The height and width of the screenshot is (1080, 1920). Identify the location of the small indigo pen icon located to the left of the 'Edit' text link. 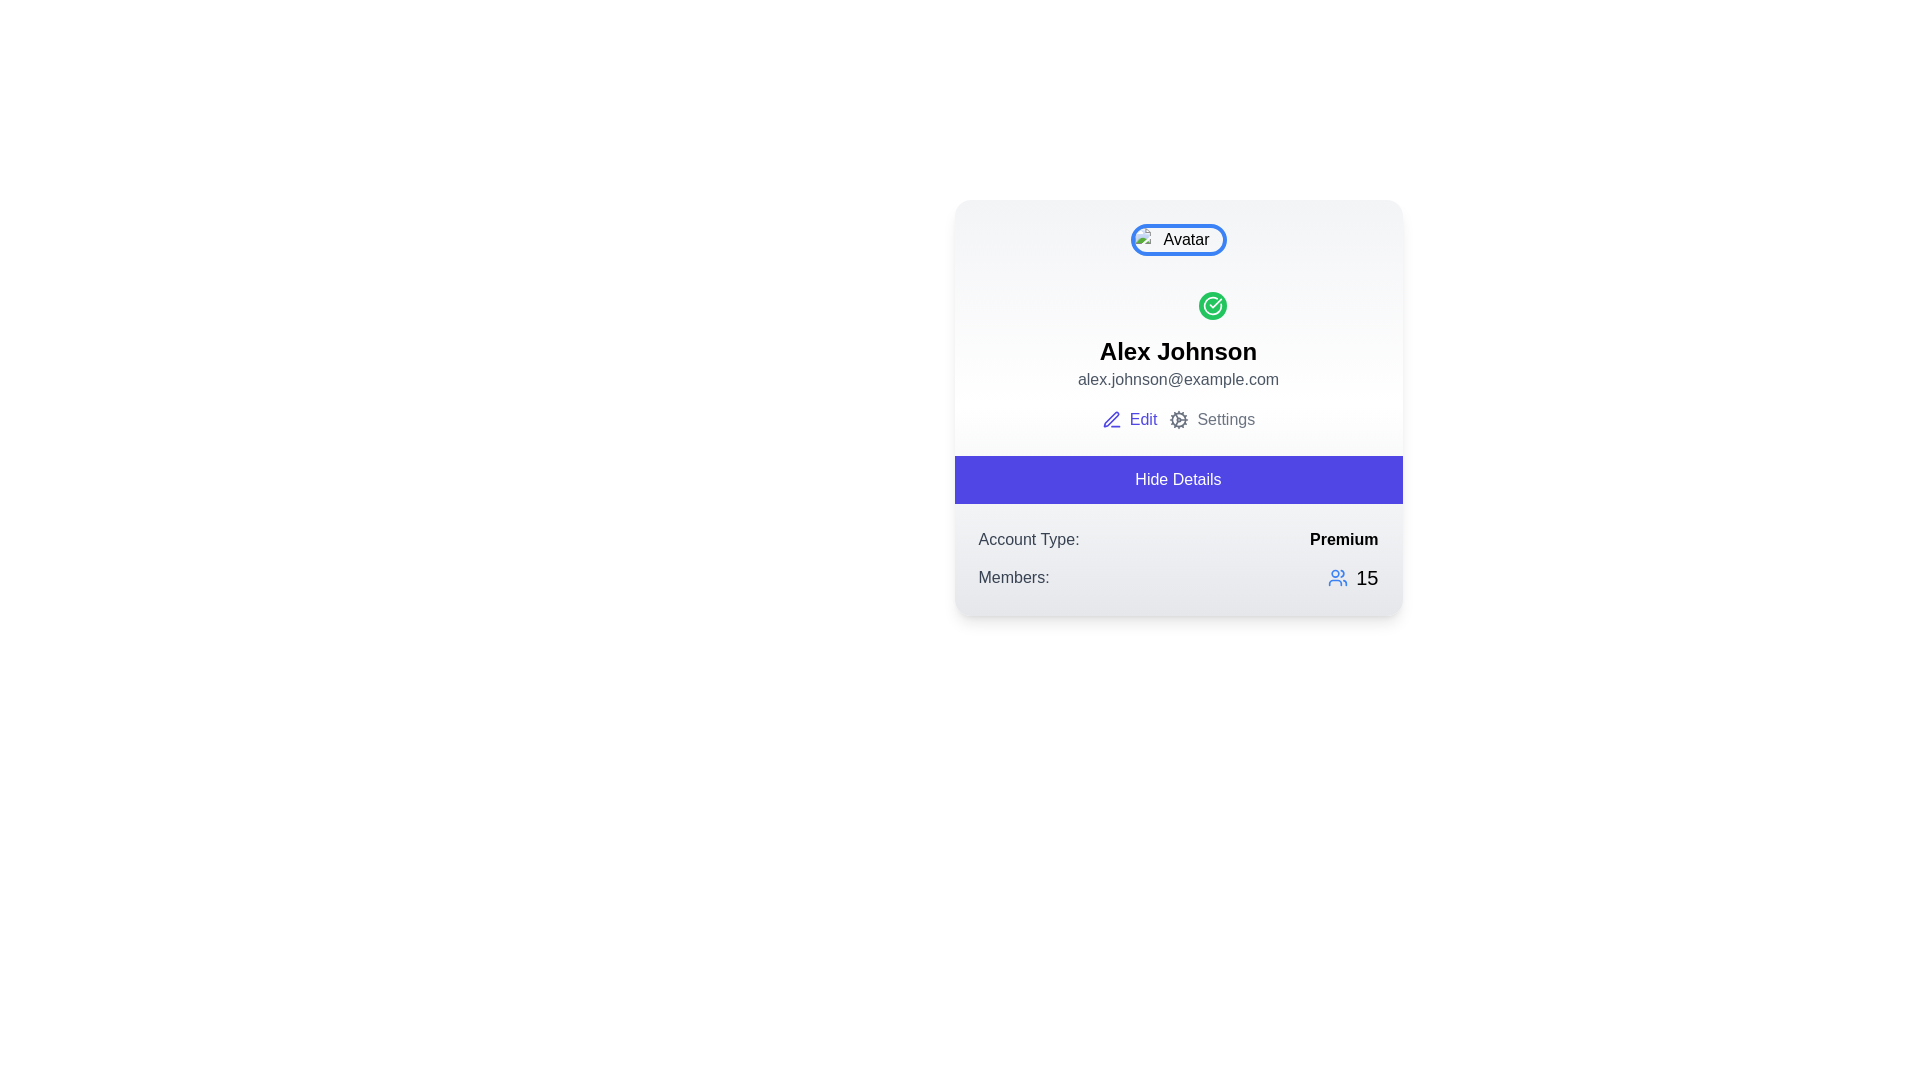
(1110, 419).